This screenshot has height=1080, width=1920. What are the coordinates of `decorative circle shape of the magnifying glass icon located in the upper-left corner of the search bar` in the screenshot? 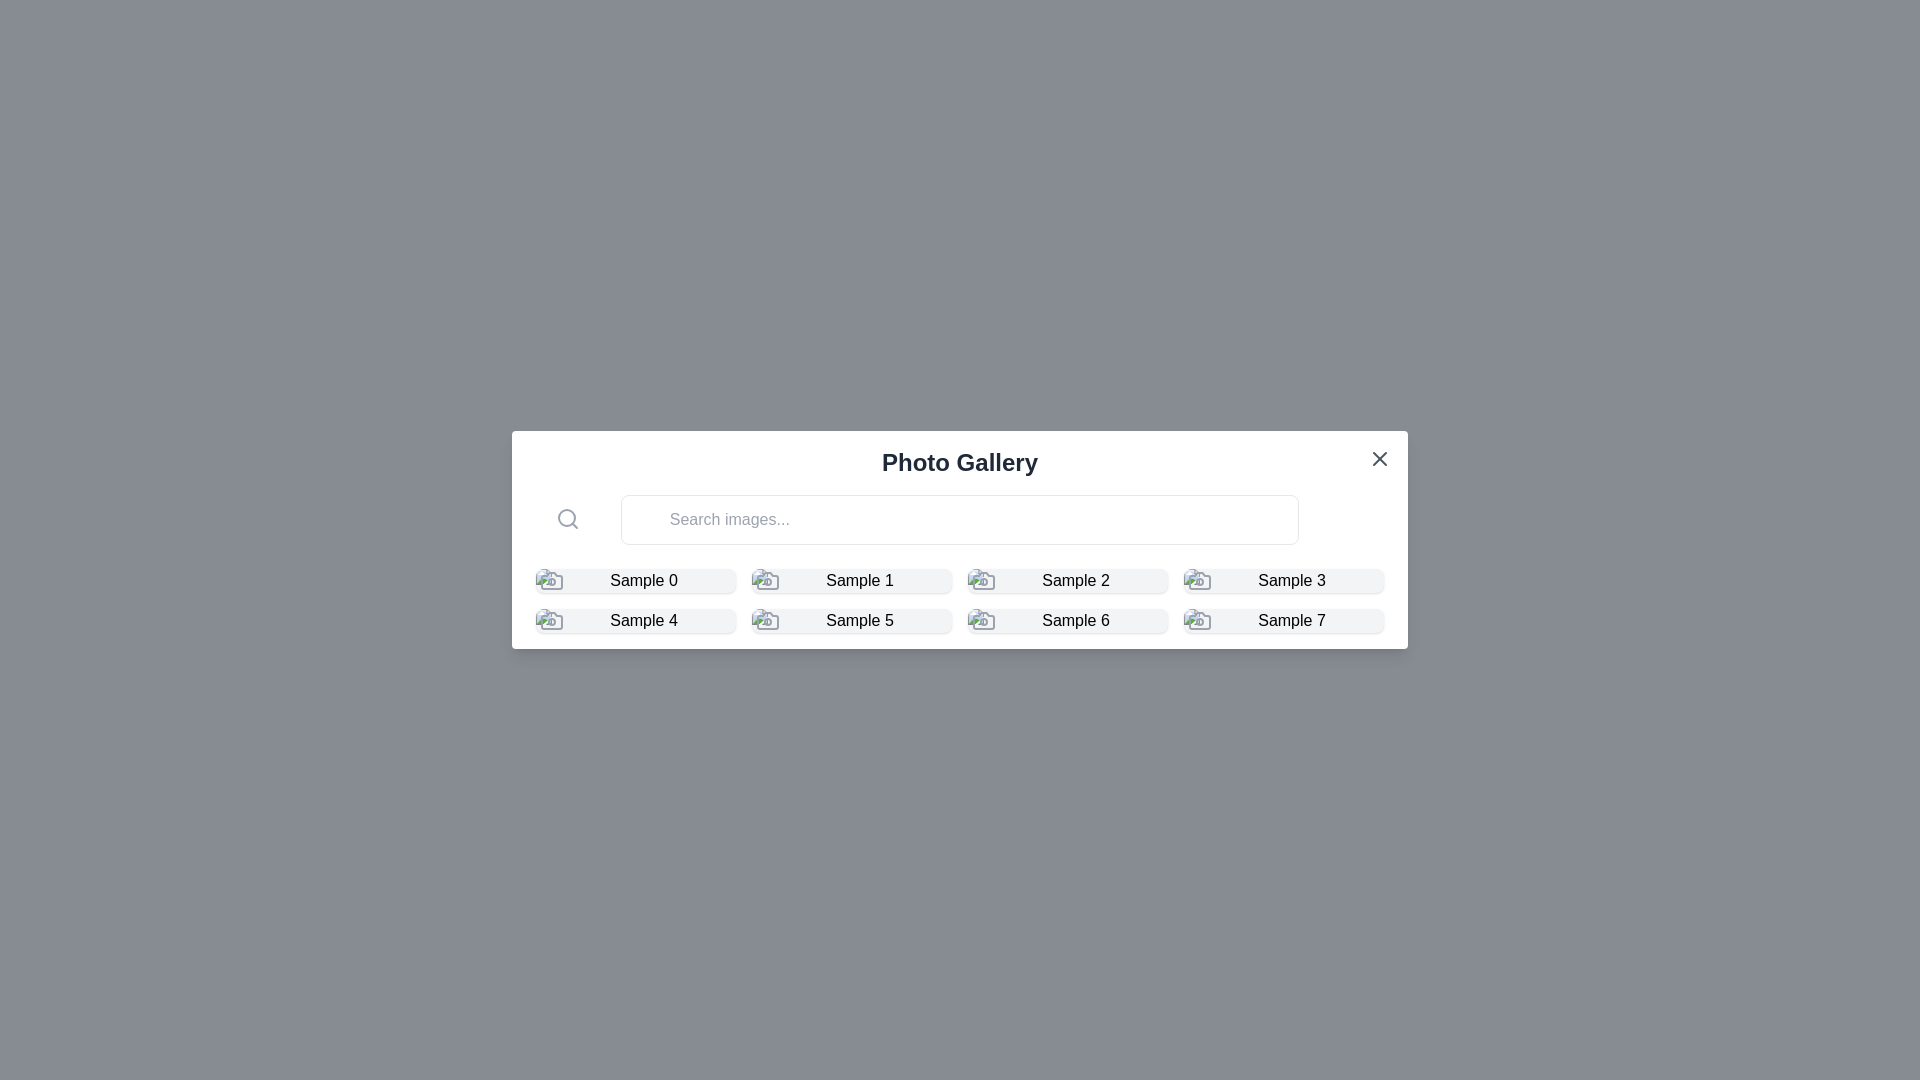 It's located at (565, 516).